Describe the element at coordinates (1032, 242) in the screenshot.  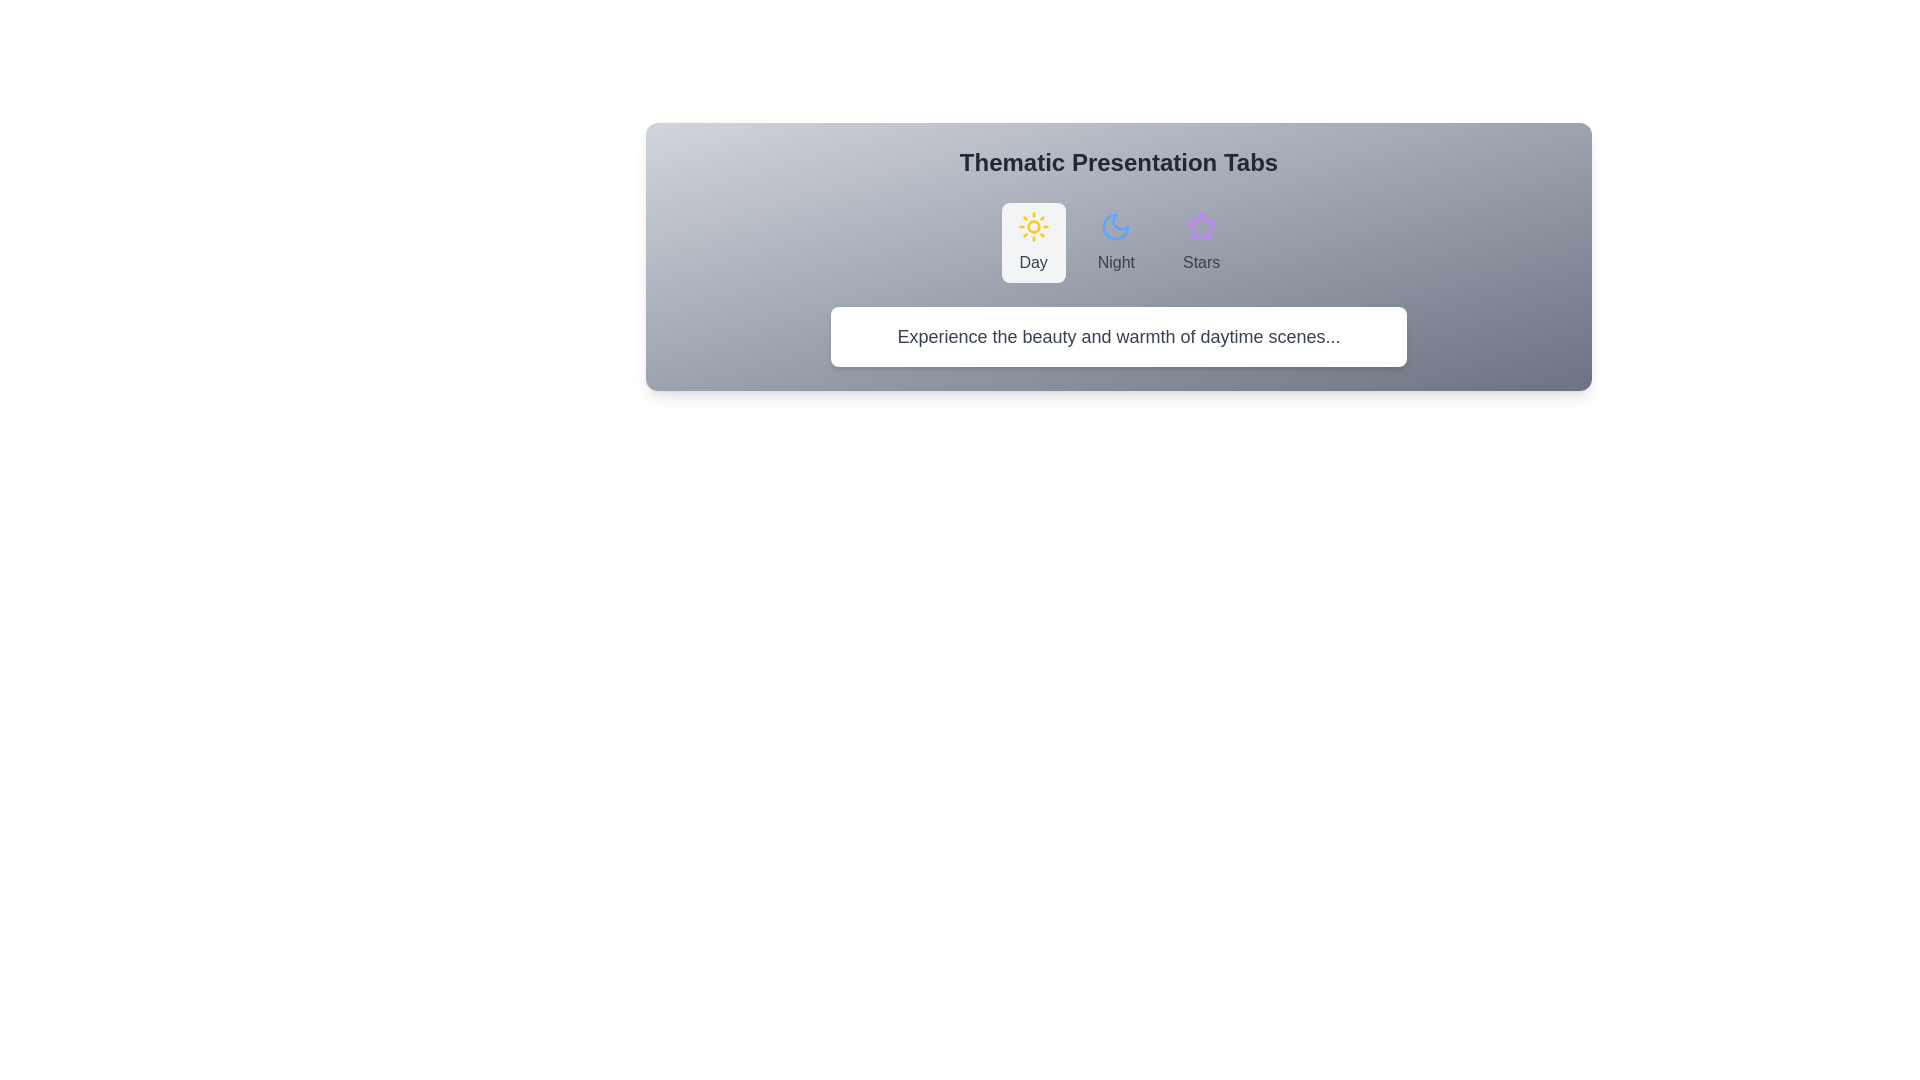
I see `the tab labeled Day` at that location.